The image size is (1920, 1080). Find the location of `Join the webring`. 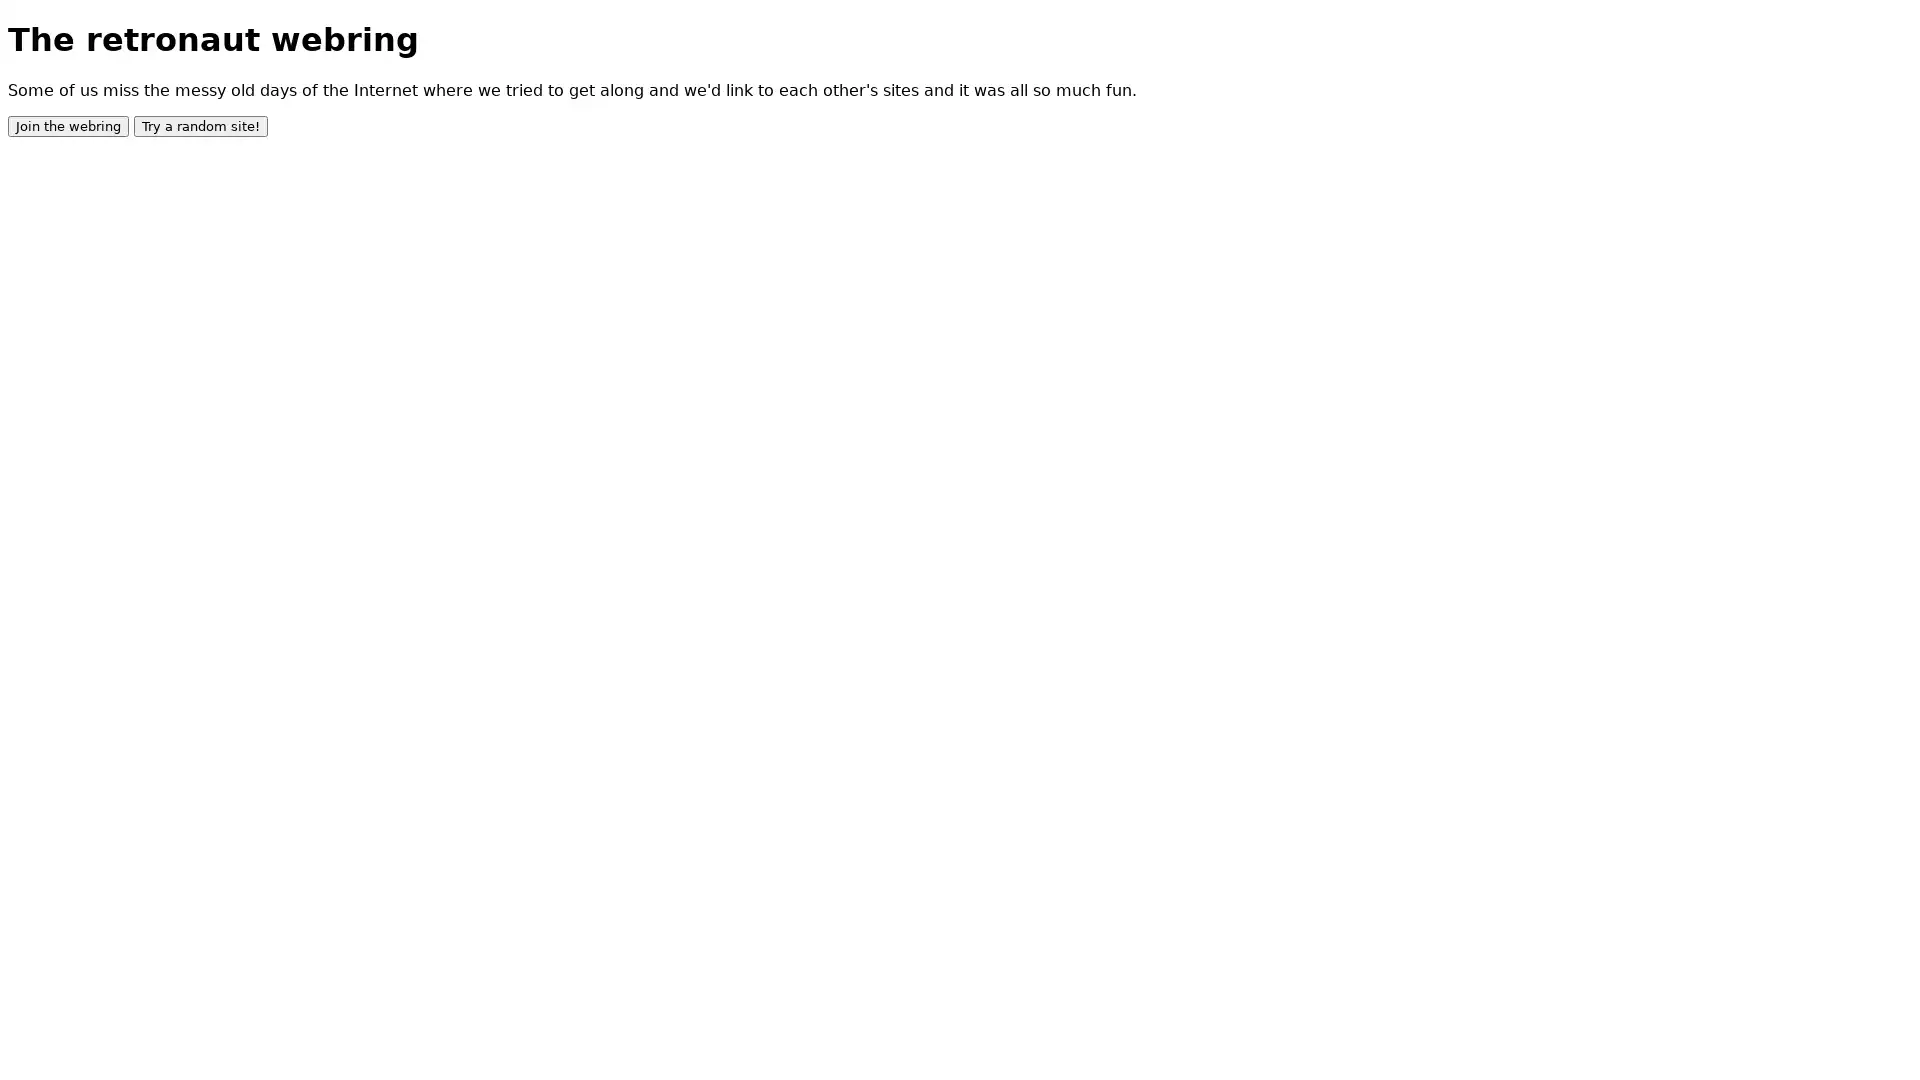

Join the webring is located at coordinates (68, 125).